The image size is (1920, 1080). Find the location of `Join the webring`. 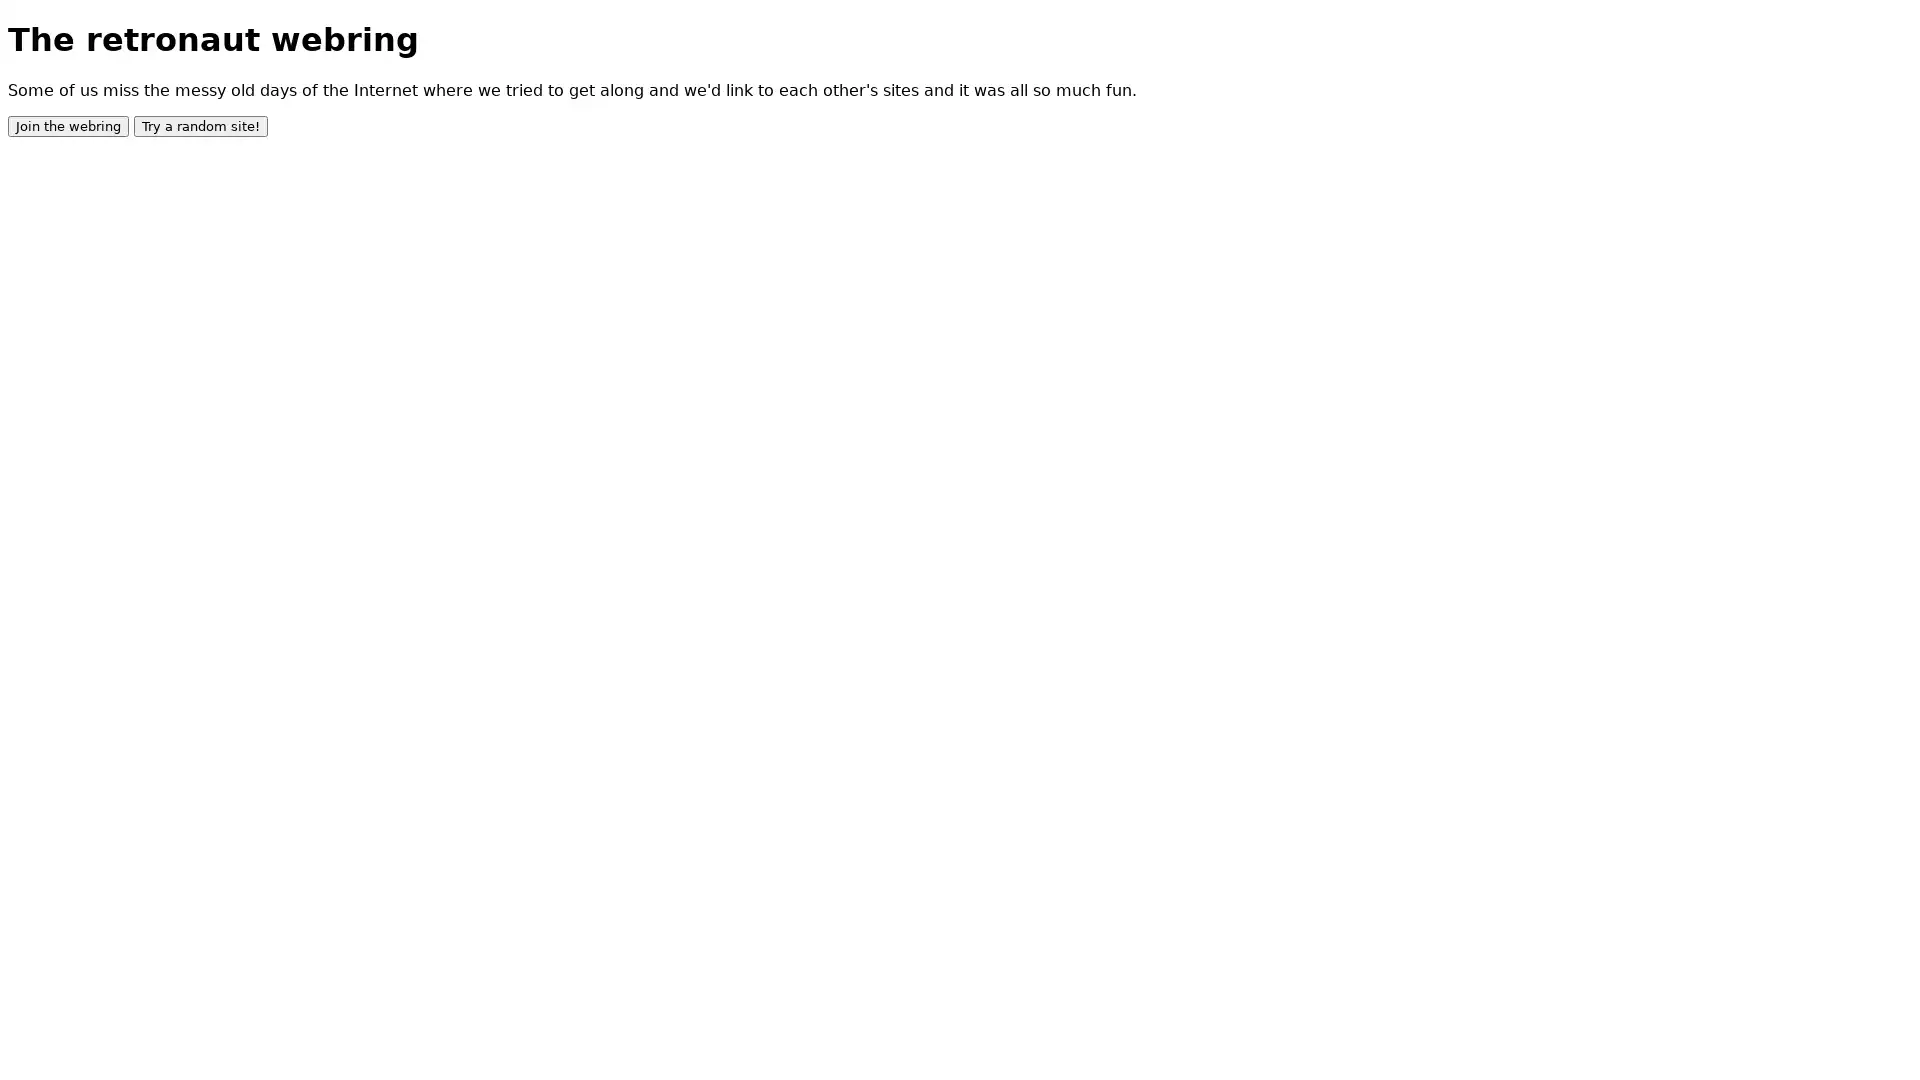

Join the webring is located at coordinates (68, 125).